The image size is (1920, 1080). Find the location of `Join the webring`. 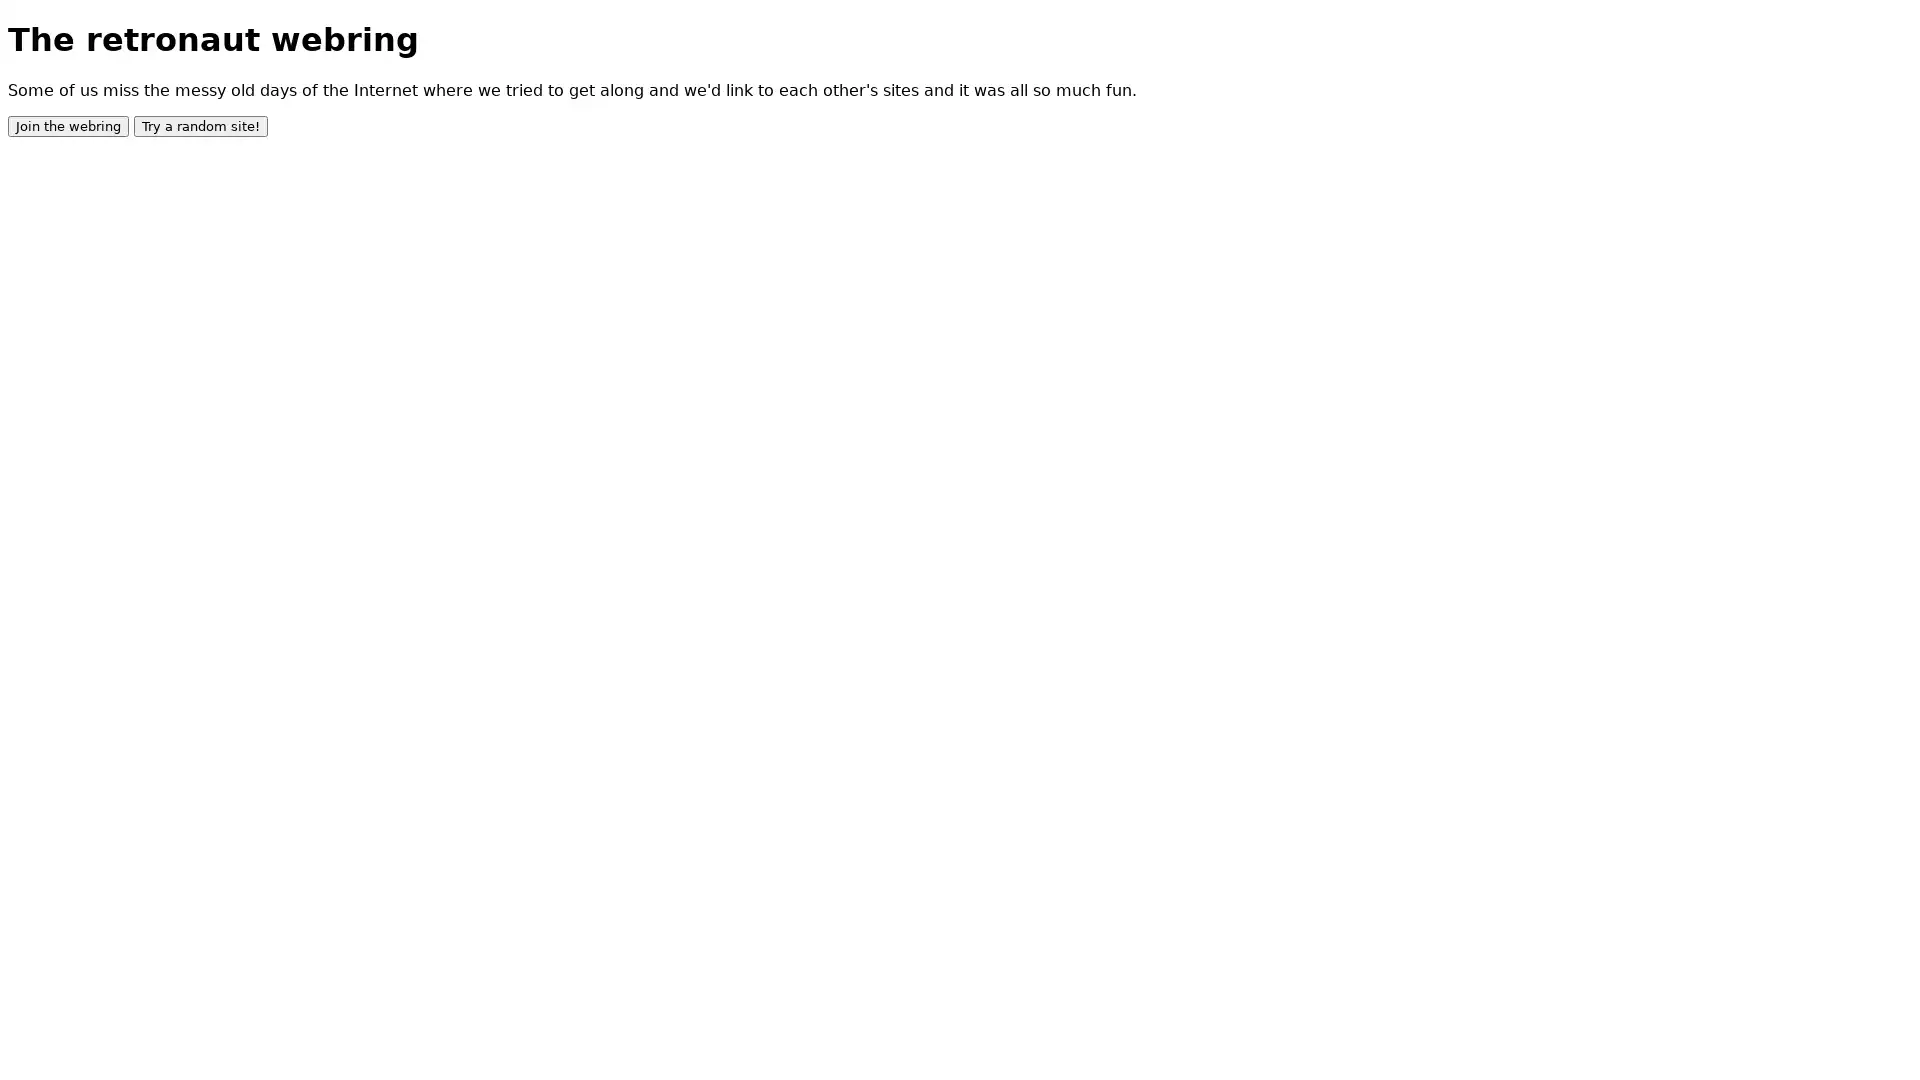

Join the webring is located at coordinates (68, 125).